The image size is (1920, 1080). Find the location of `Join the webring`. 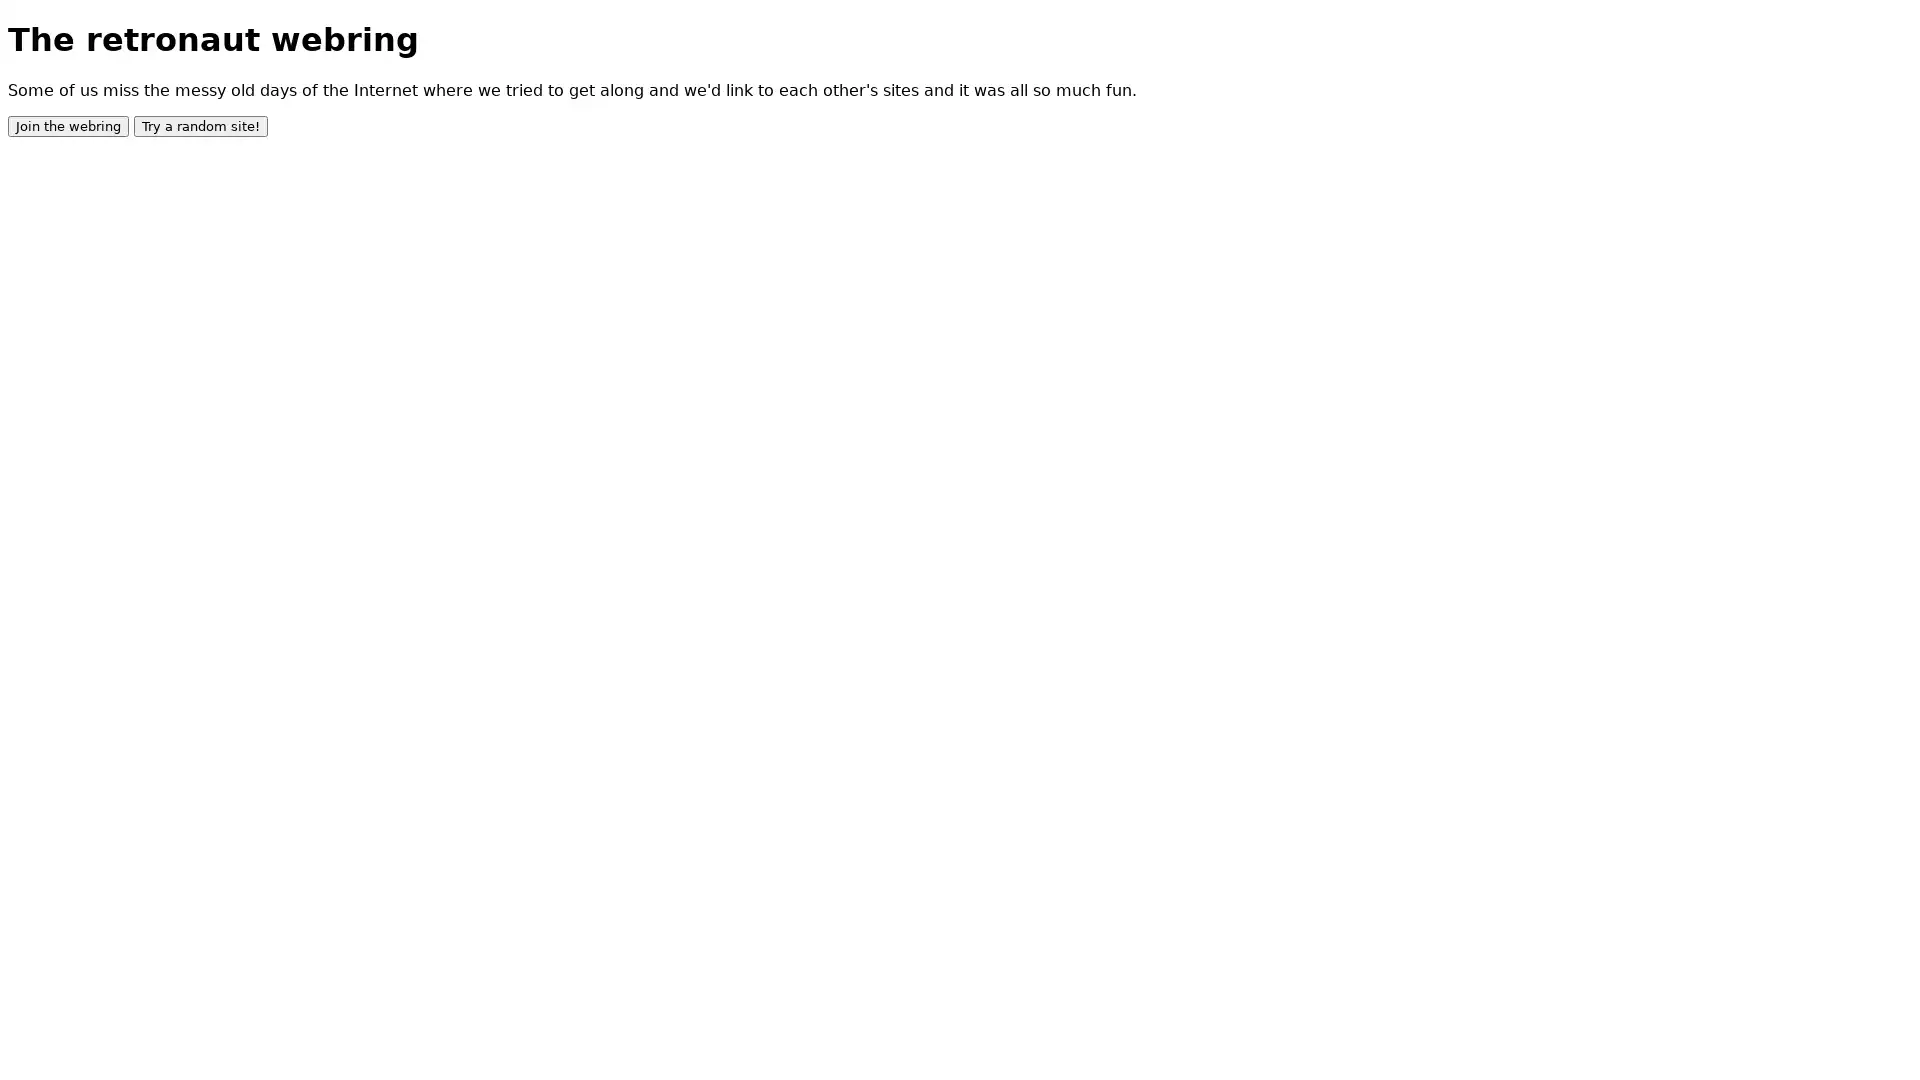

Join the webring is located at coordinates (68, 125).